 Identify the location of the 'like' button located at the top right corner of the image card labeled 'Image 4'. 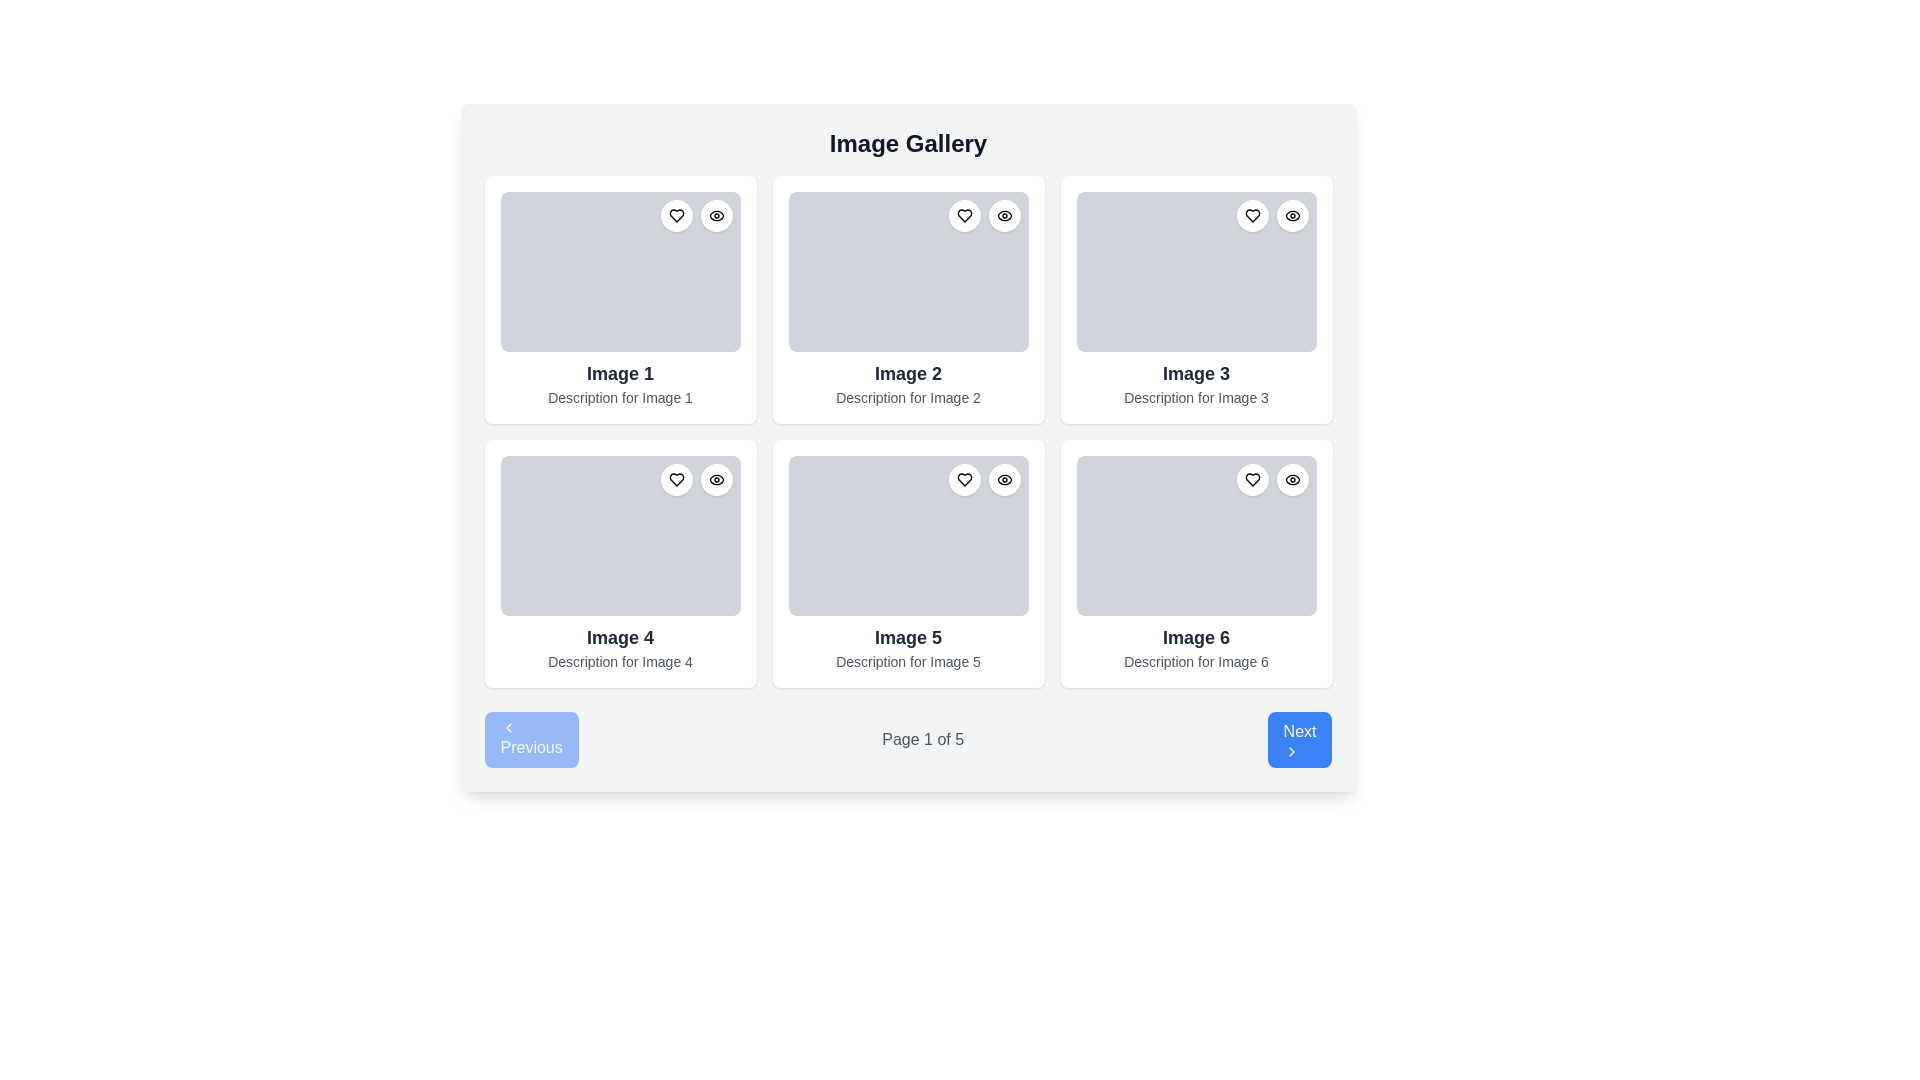
(676, 479).